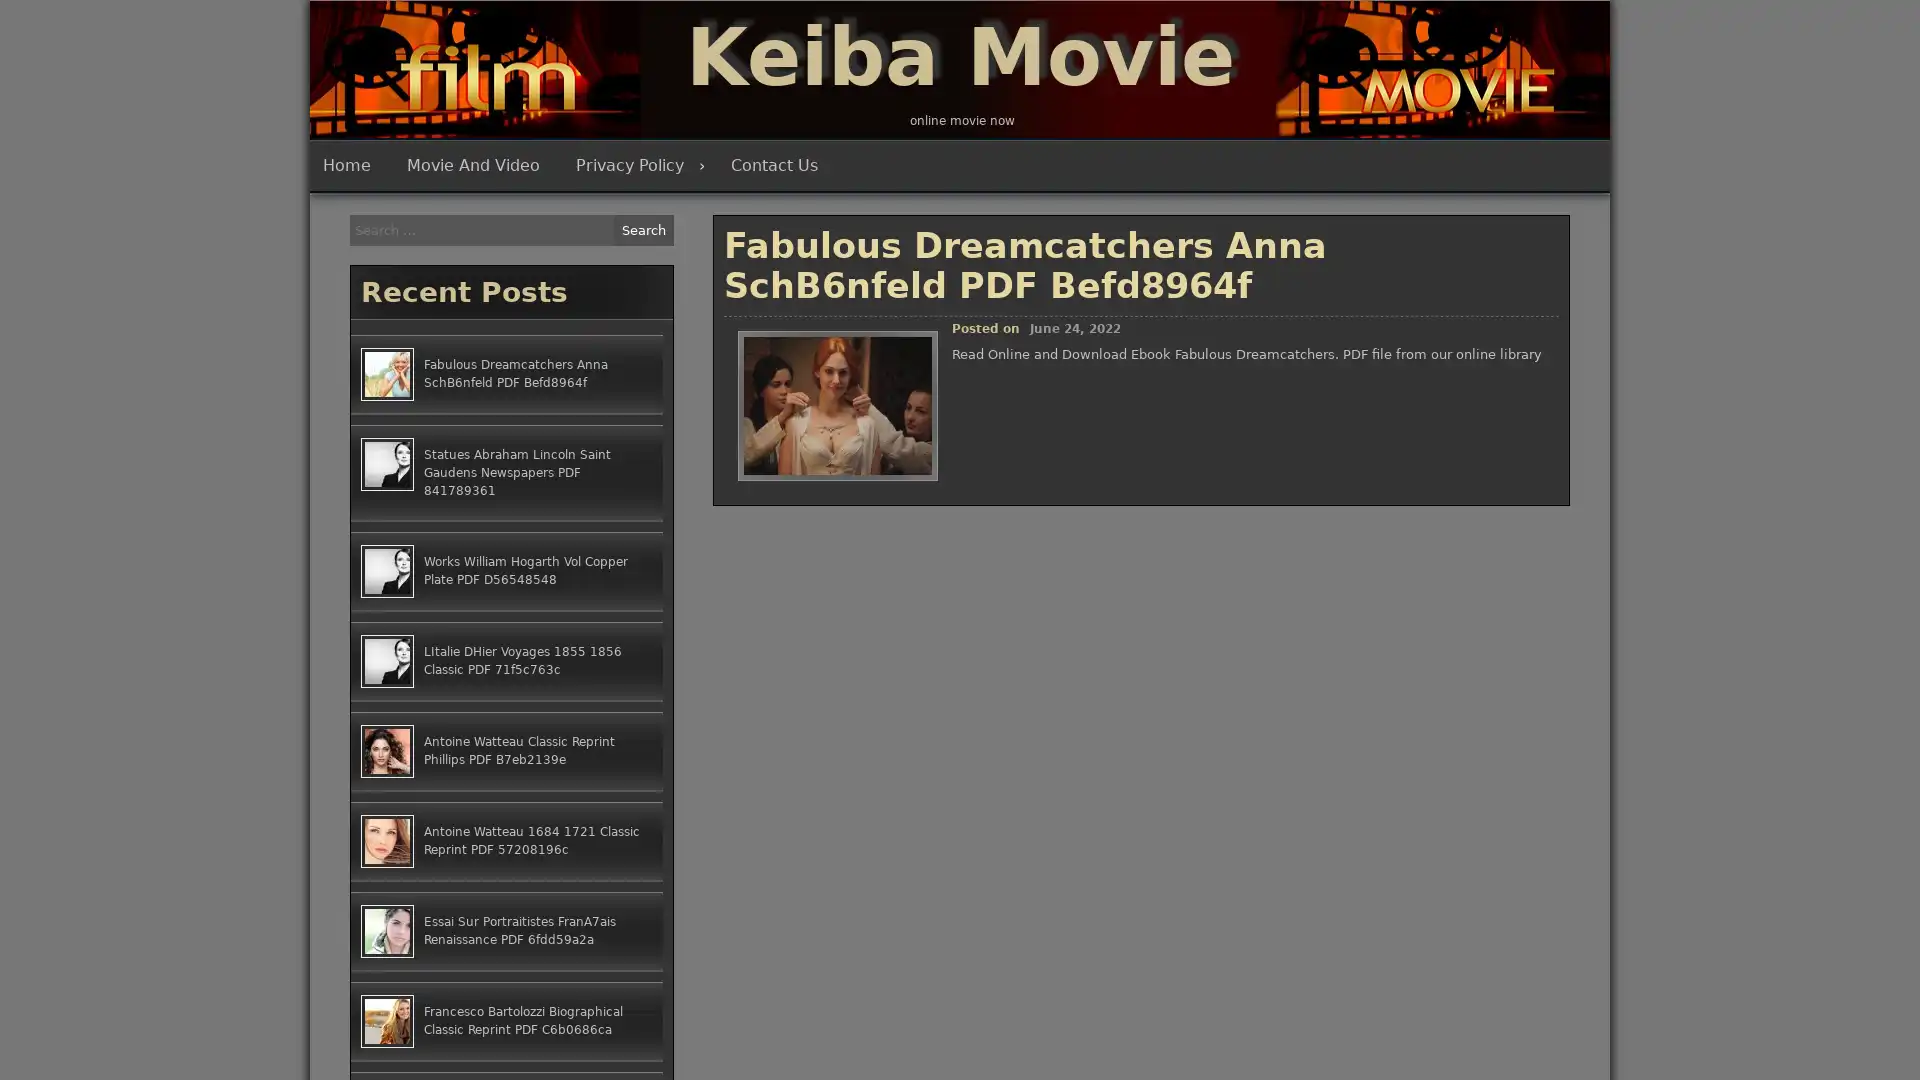  What do you see at coordinates (643, 229) in the screenshot?
I see `Search` at bounding box center [643, 229].